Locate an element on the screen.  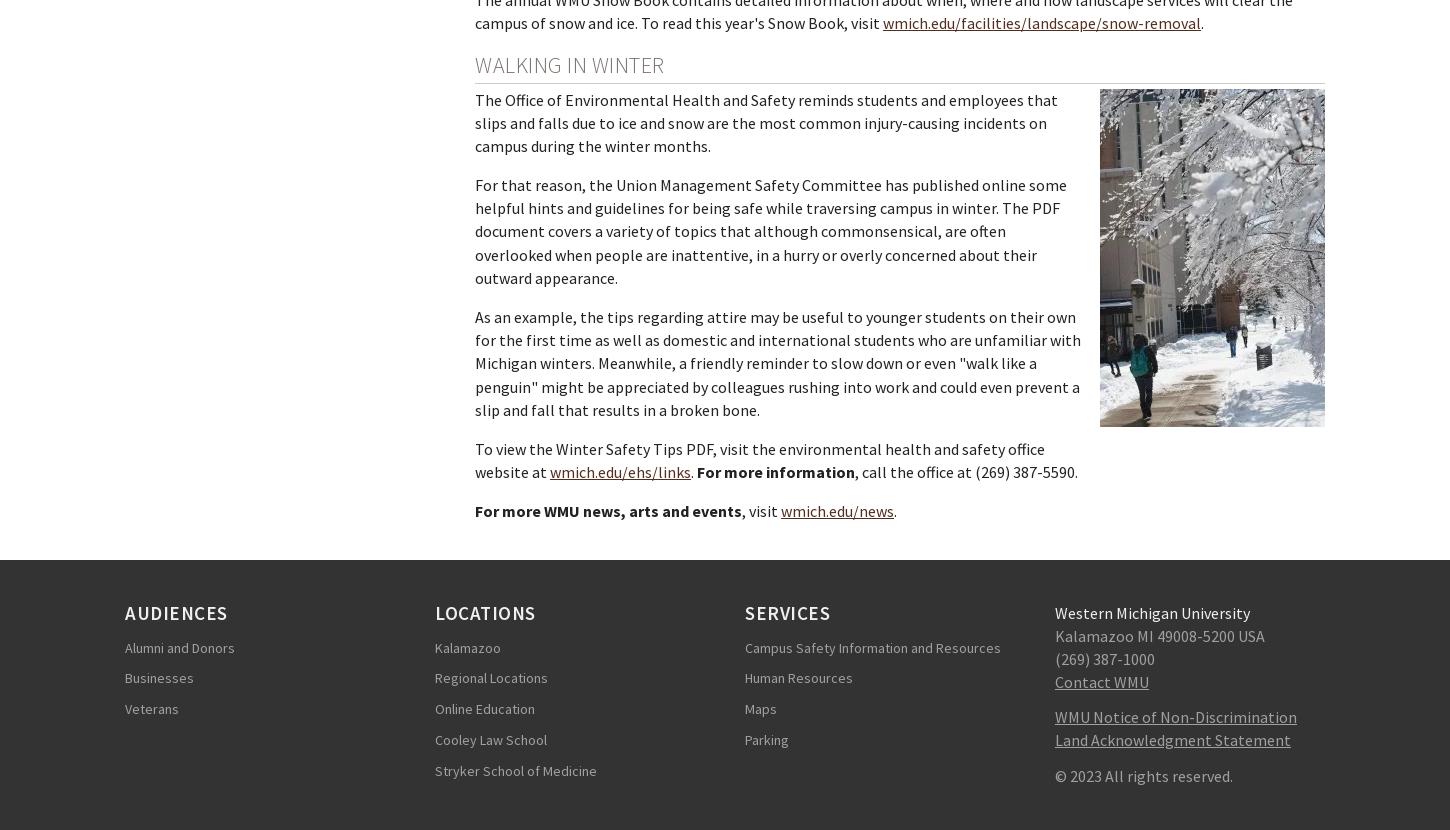
'Maps' is located at coordinates (760, 707).